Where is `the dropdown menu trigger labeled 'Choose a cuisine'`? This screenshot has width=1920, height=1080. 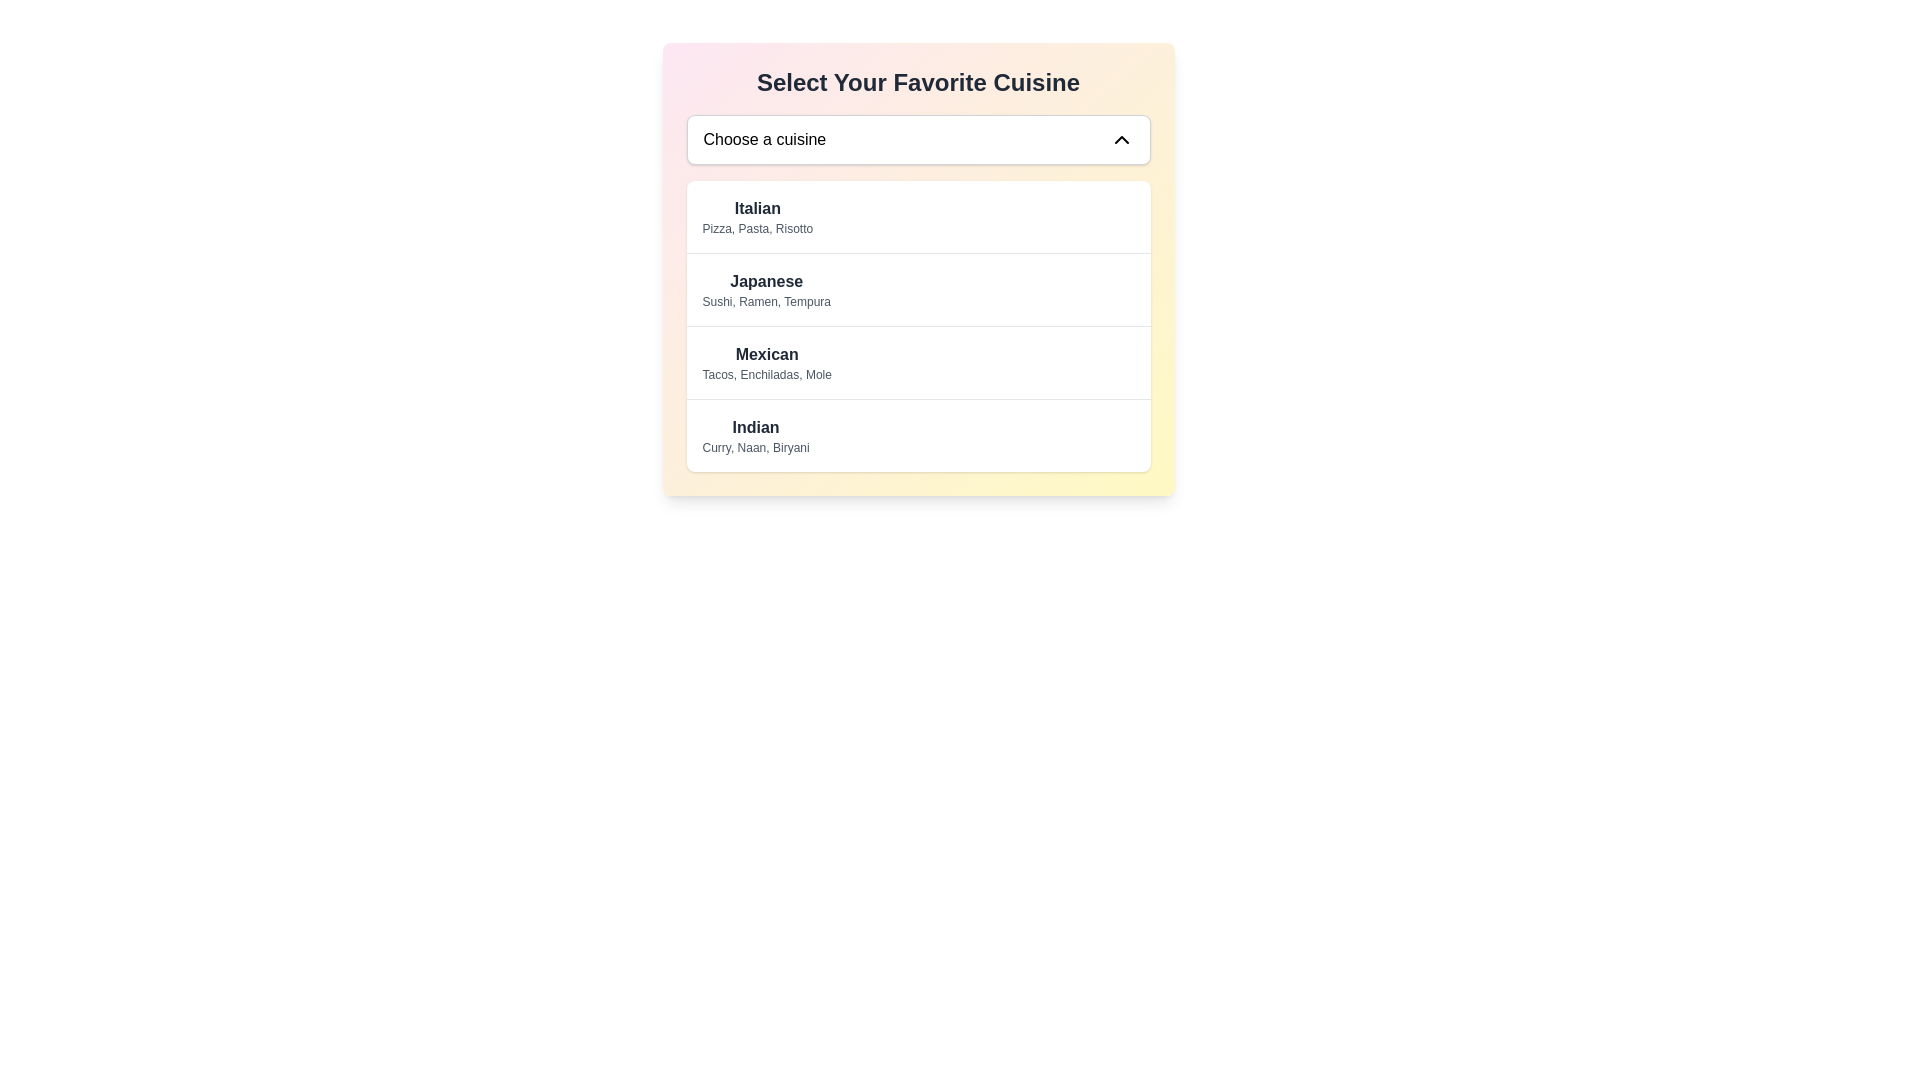
the dropdown menu trigger labeled 'Choose a cuisine' is located at coordinates (917, 138).